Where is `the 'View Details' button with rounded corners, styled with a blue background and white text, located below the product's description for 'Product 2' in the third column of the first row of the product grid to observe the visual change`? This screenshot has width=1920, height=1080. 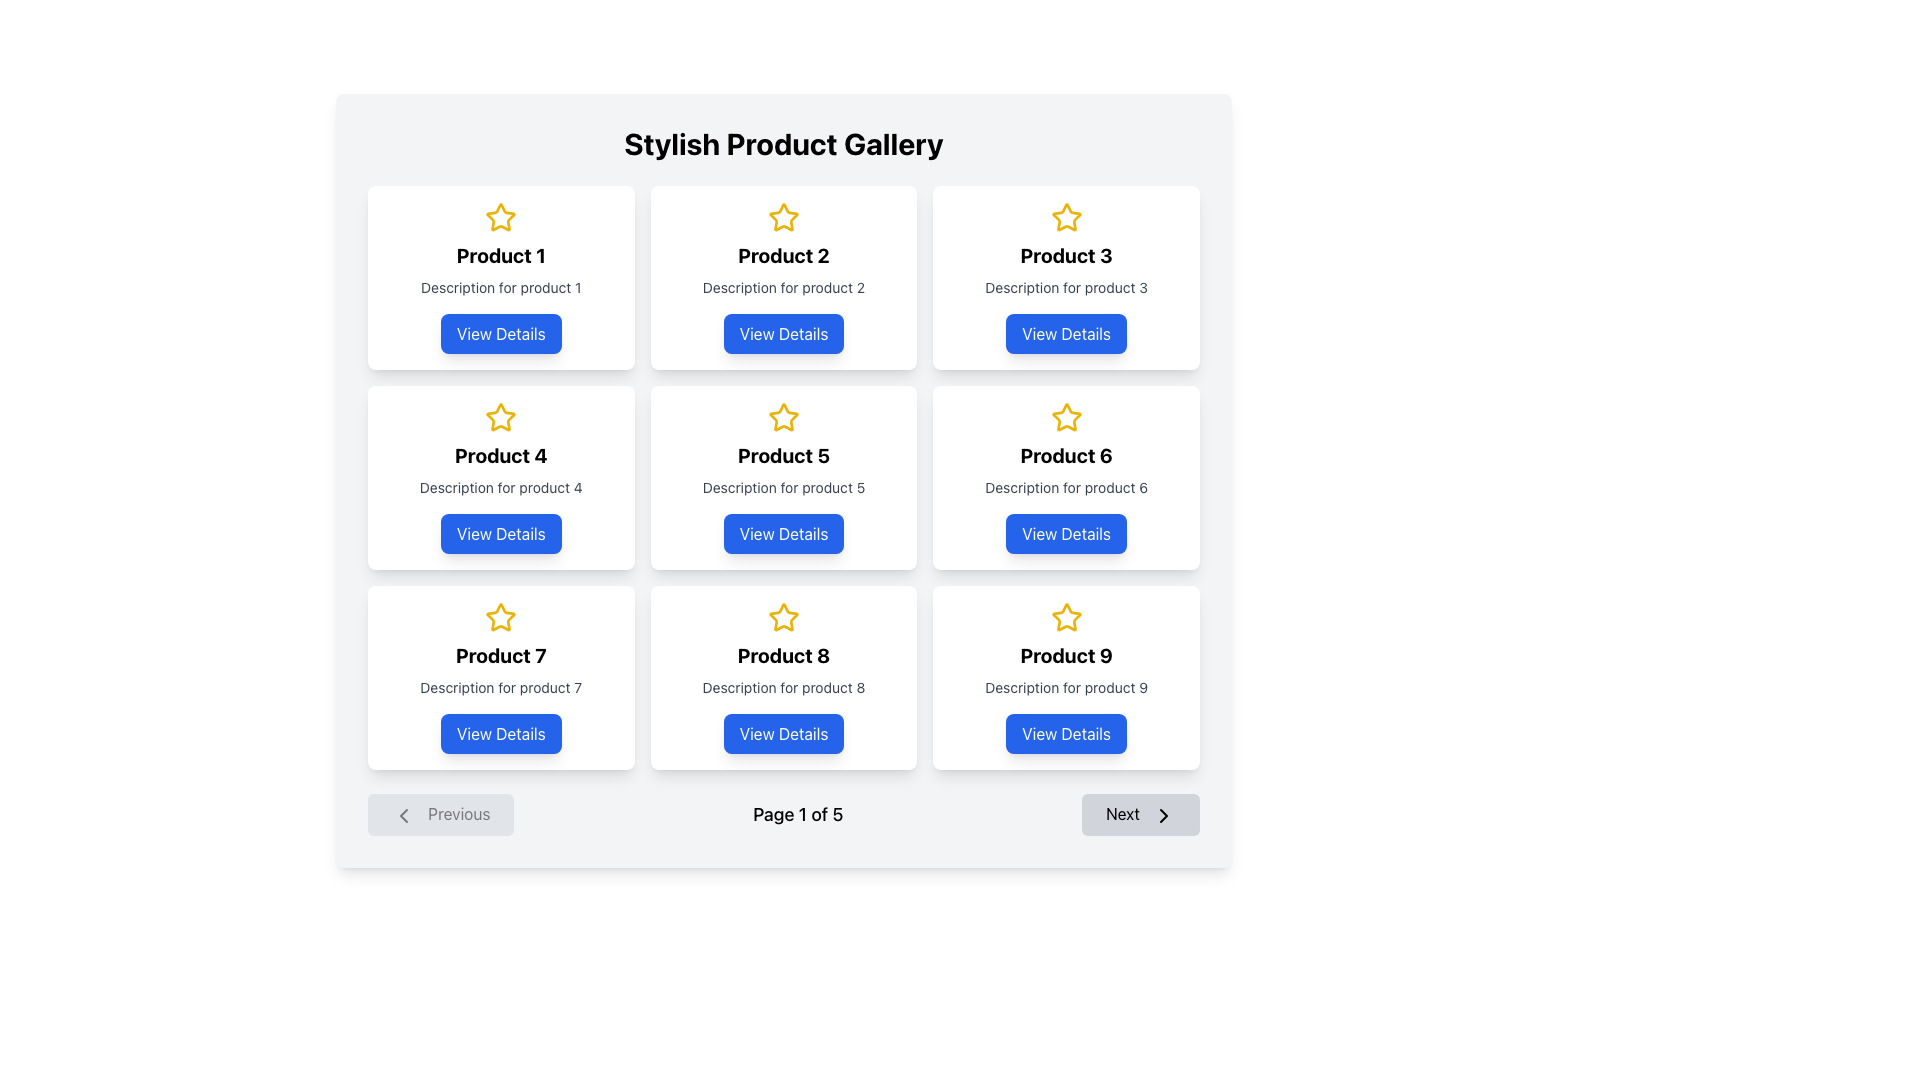
the 'View Details' button with rounded corners, styled with a blue background and white text, located below the product's description for 'Product 2' in the third column of the first row of the product grid to observe the visual change is located at coordinates (782, 333).